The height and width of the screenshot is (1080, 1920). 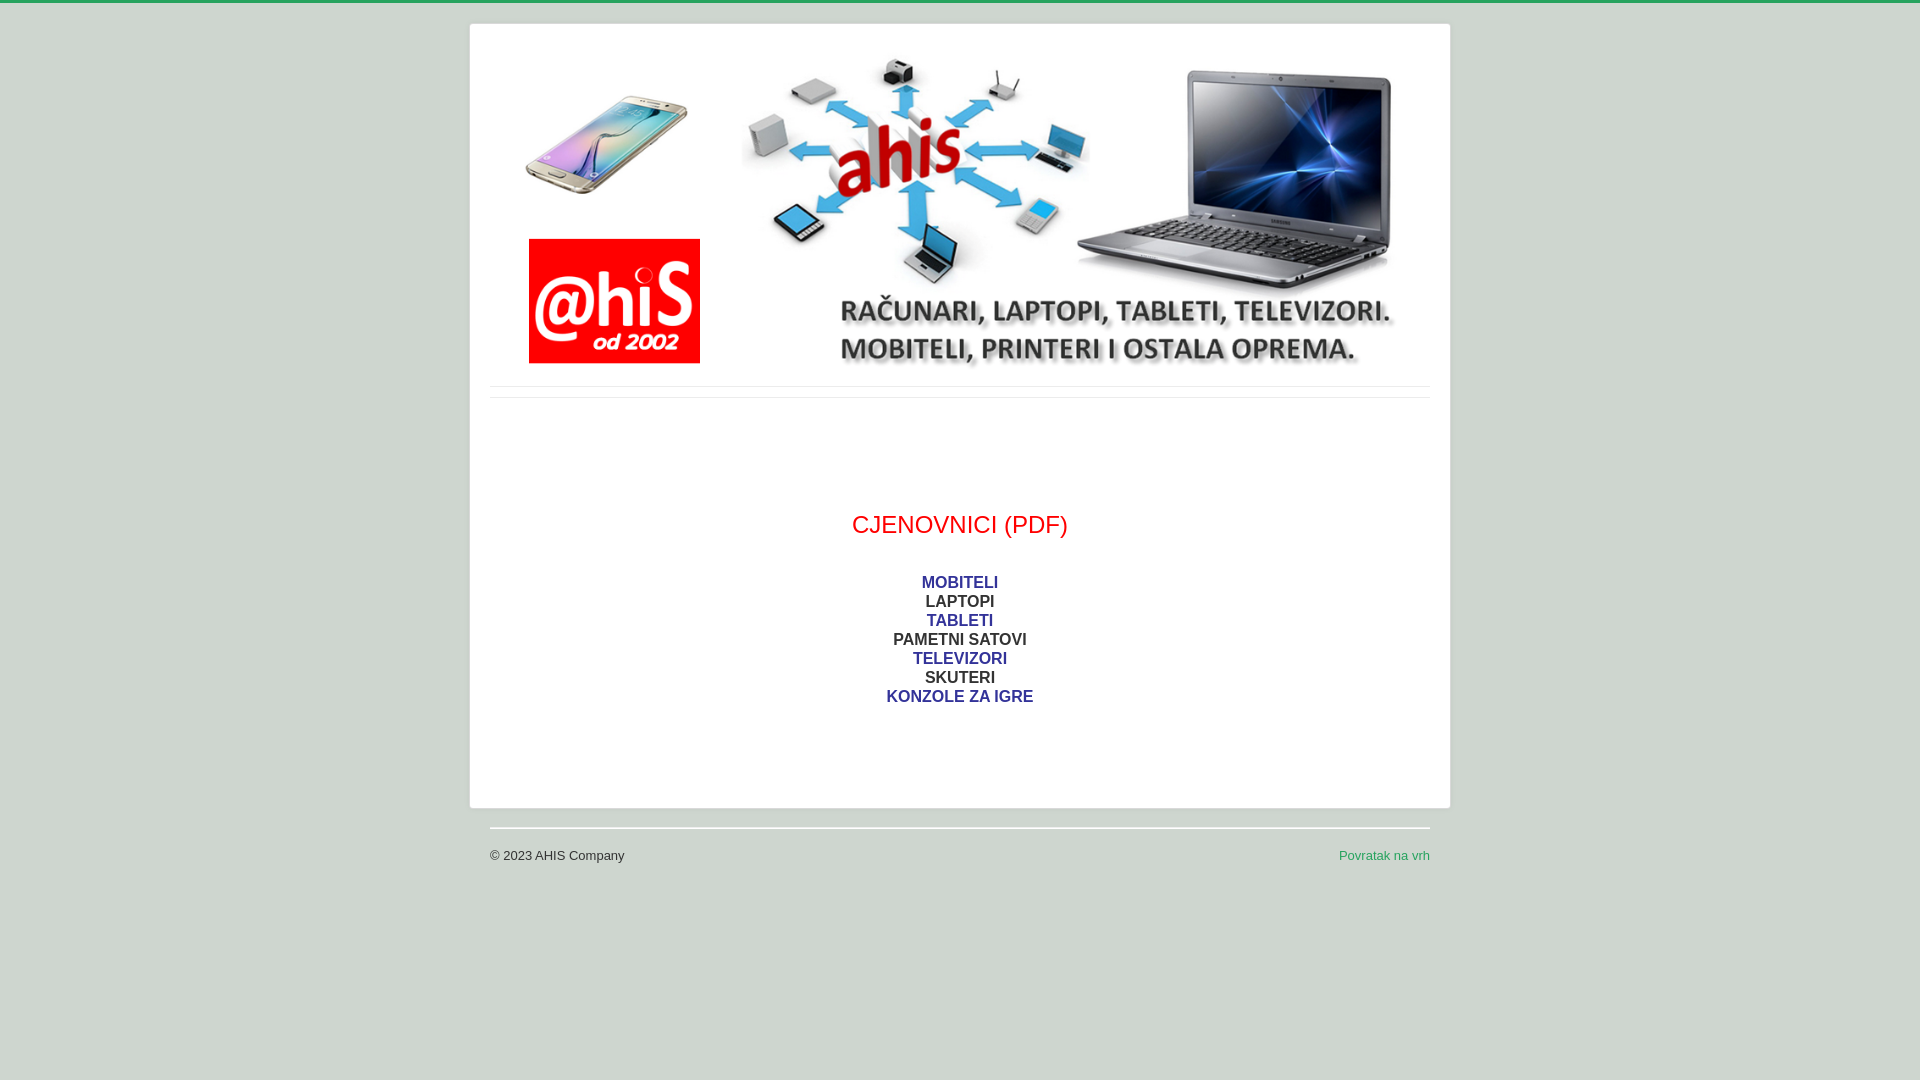 I want to click on 'SKUTERI', so click(x=960, y=676).